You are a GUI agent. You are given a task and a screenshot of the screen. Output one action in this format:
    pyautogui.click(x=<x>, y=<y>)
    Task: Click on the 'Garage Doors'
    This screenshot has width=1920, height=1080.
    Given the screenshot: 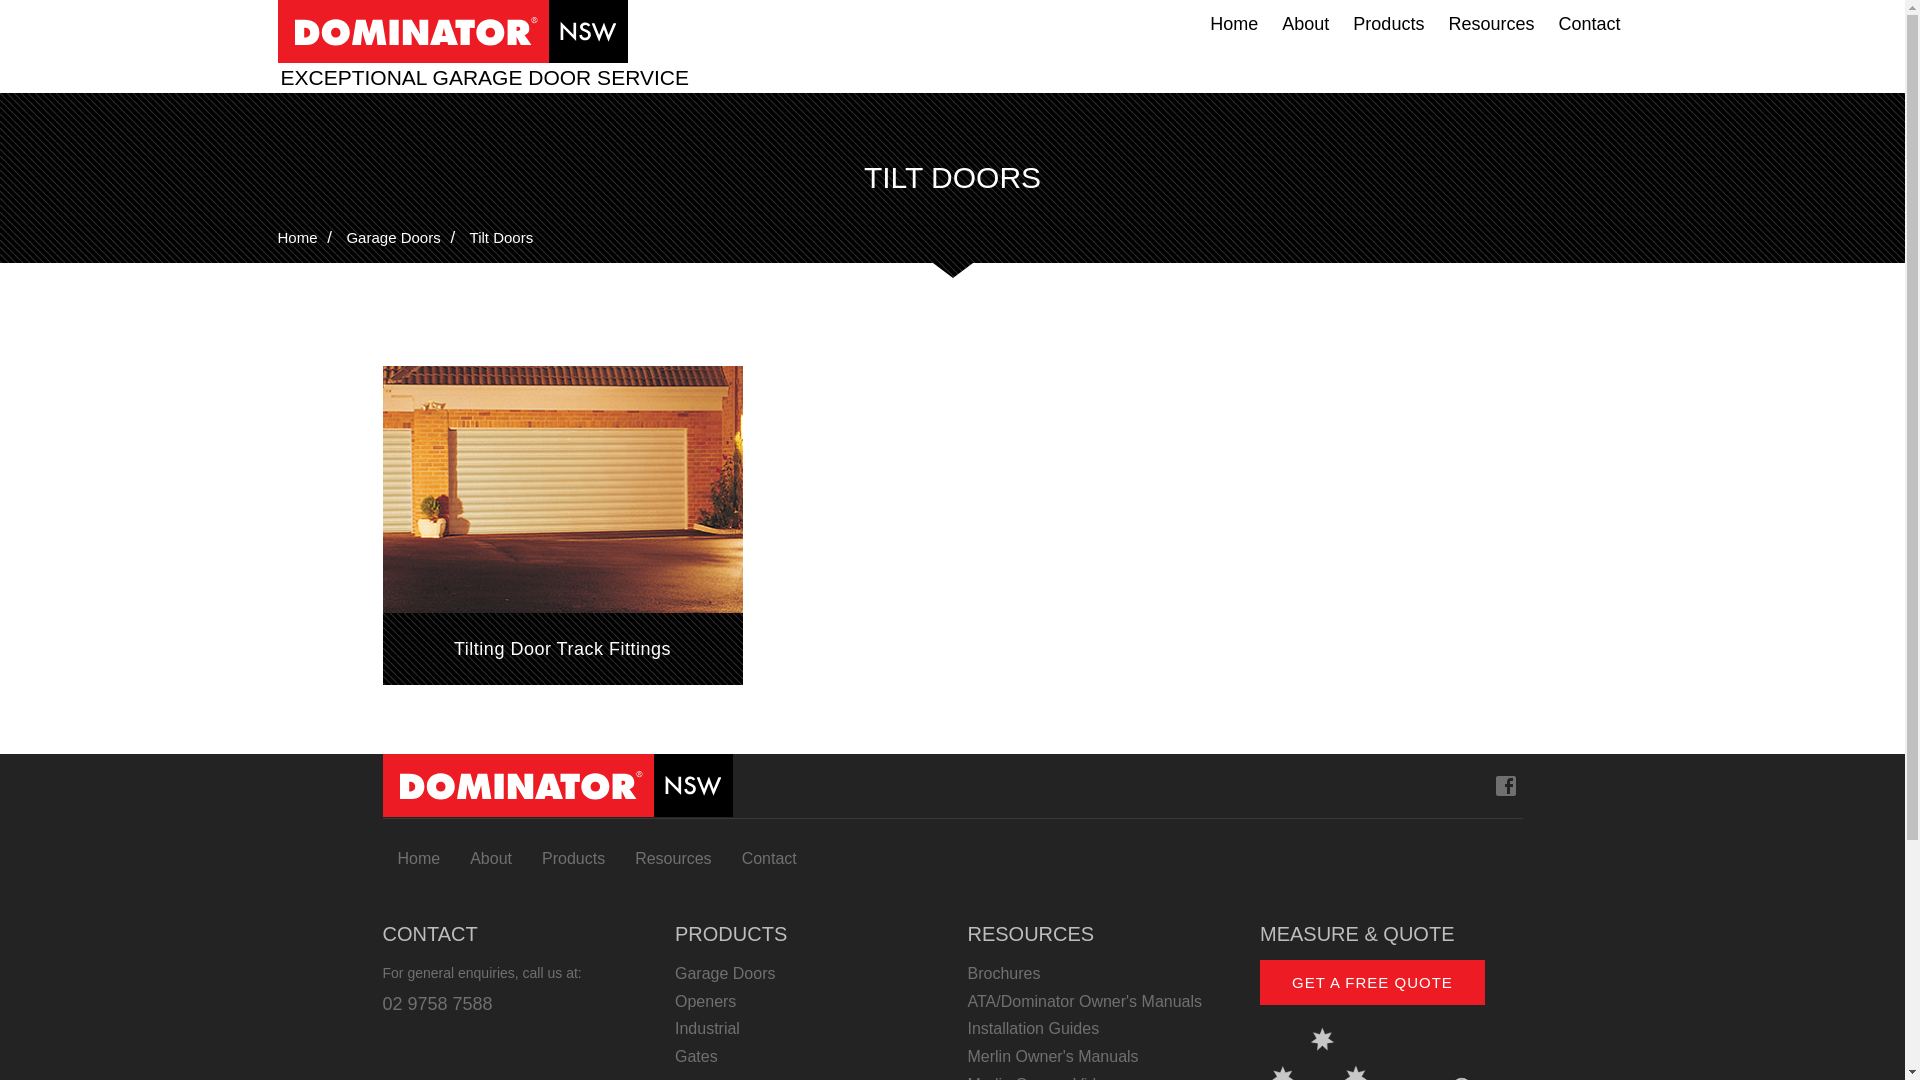 What is the action you would take?
    pyautogui.click(x=806, y=973)
    